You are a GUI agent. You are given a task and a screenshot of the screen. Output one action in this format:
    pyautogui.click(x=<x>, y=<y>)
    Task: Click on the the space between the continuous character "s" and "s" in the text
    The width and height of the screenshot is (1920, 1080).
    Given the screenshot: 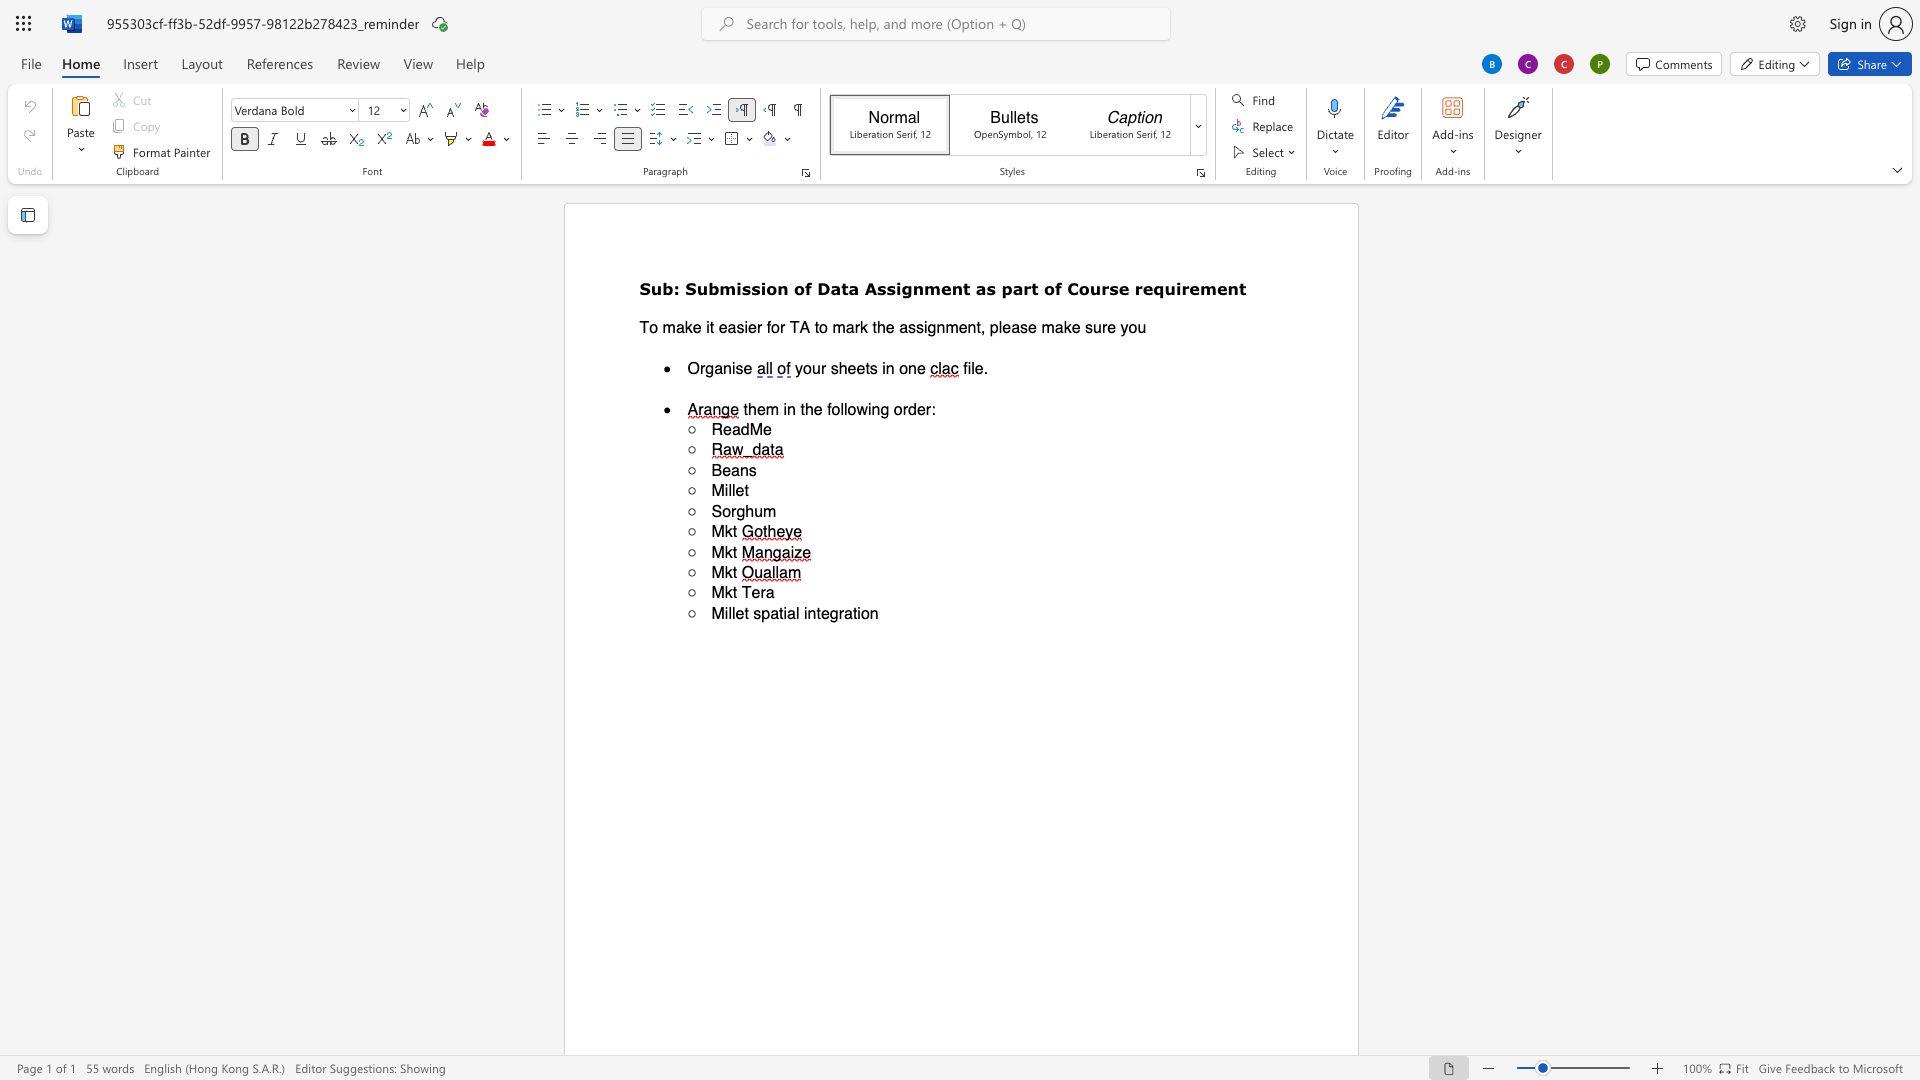 What is the action you would take?
    pyautogui.click(x=750, y=288)
    